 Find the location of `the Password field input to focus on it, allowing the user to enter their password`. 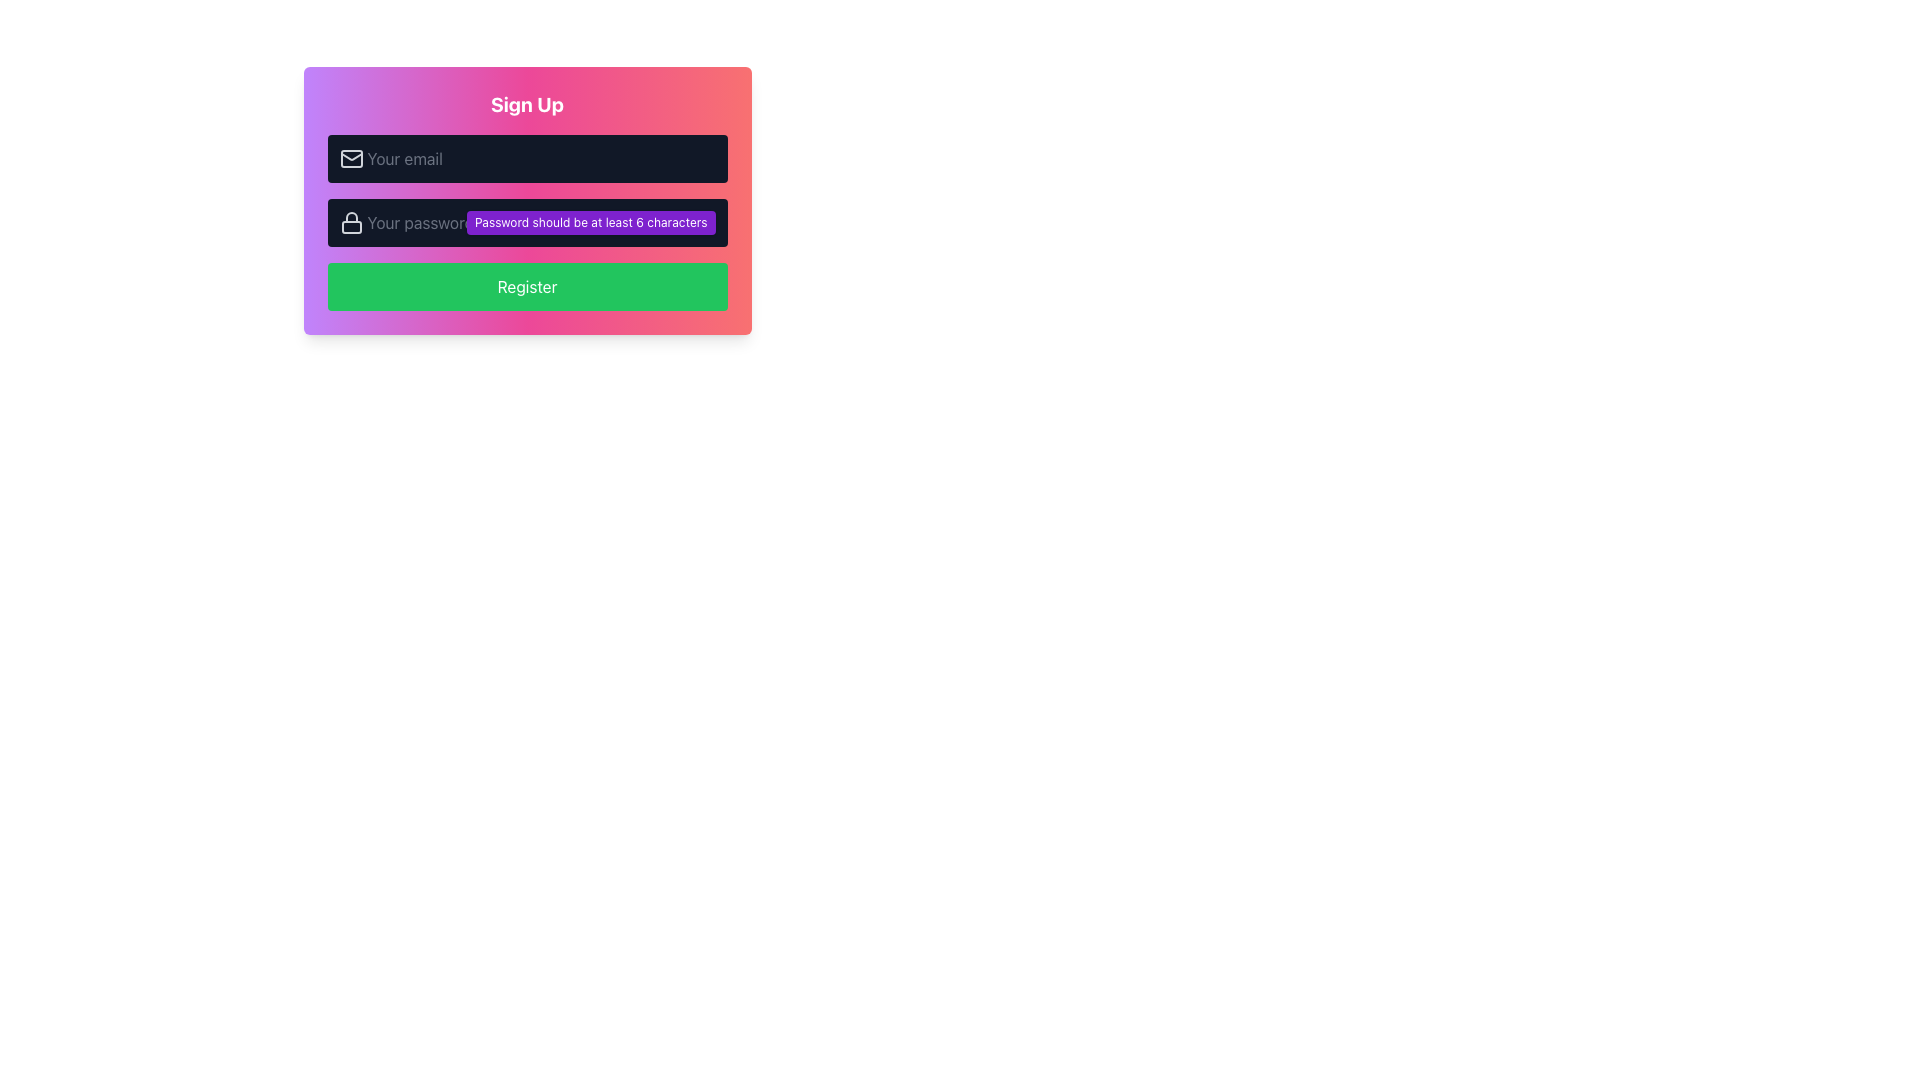

the Password field input to focus on it, allowing the user to enter their password is located at coordinates (527, 223).